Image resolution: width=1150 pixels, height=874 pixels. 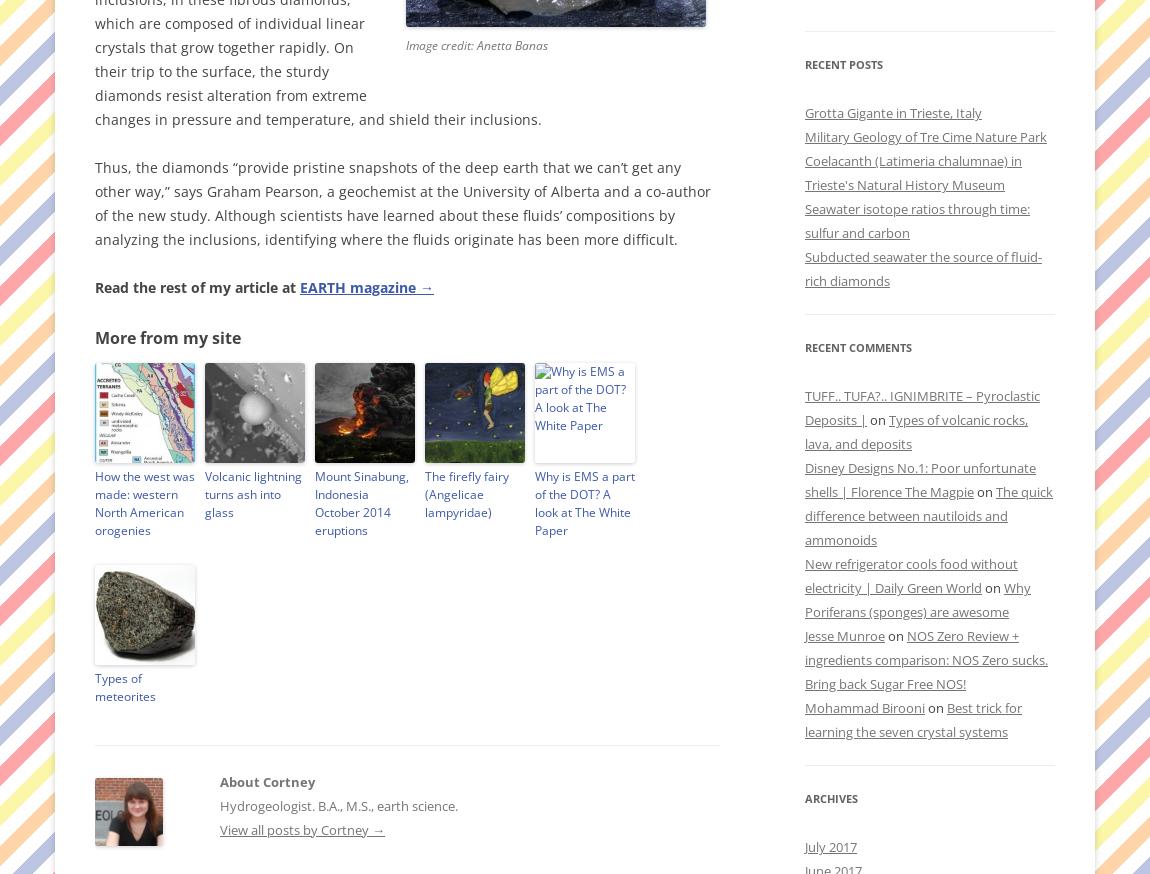 I want to click on 'Volcanic lightning turns ash into glass', so click(x=252, y=493).